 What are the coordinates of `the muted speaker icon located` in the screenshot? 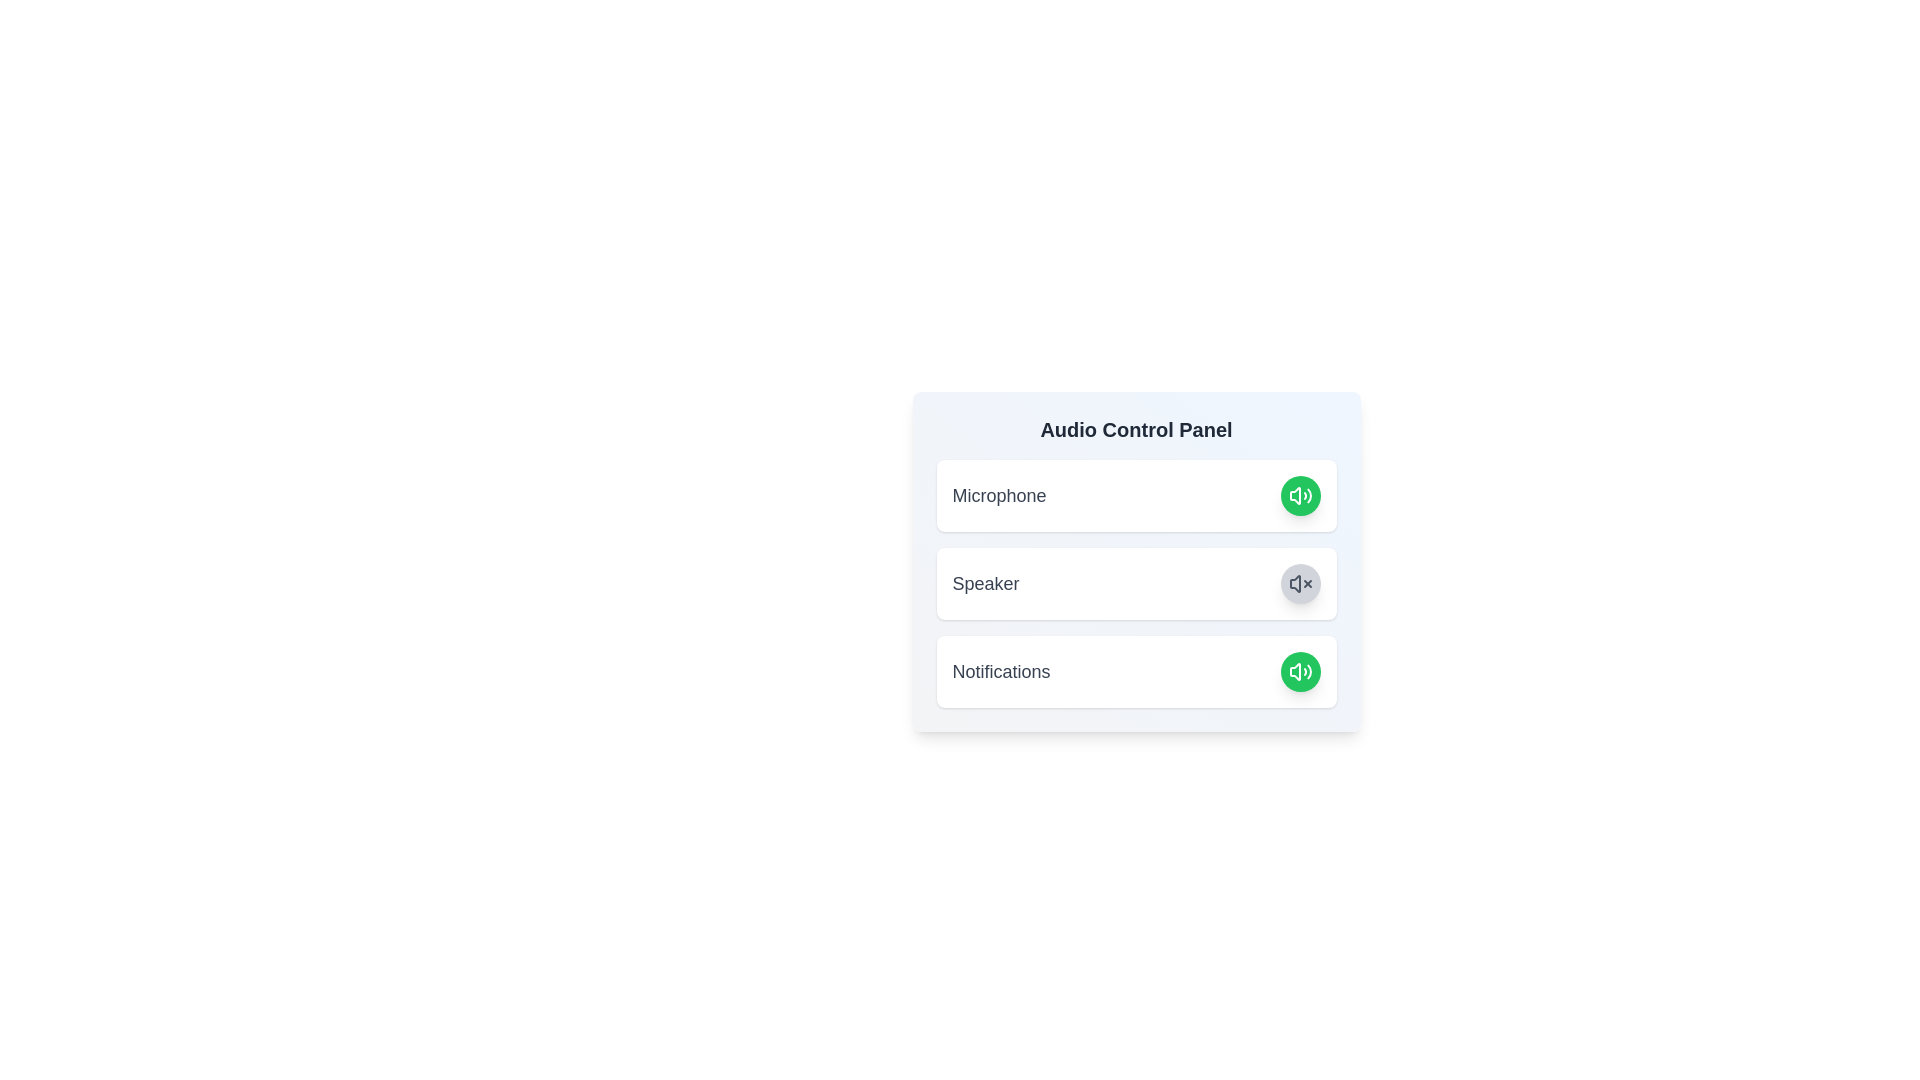 It's located at (1300, 583).